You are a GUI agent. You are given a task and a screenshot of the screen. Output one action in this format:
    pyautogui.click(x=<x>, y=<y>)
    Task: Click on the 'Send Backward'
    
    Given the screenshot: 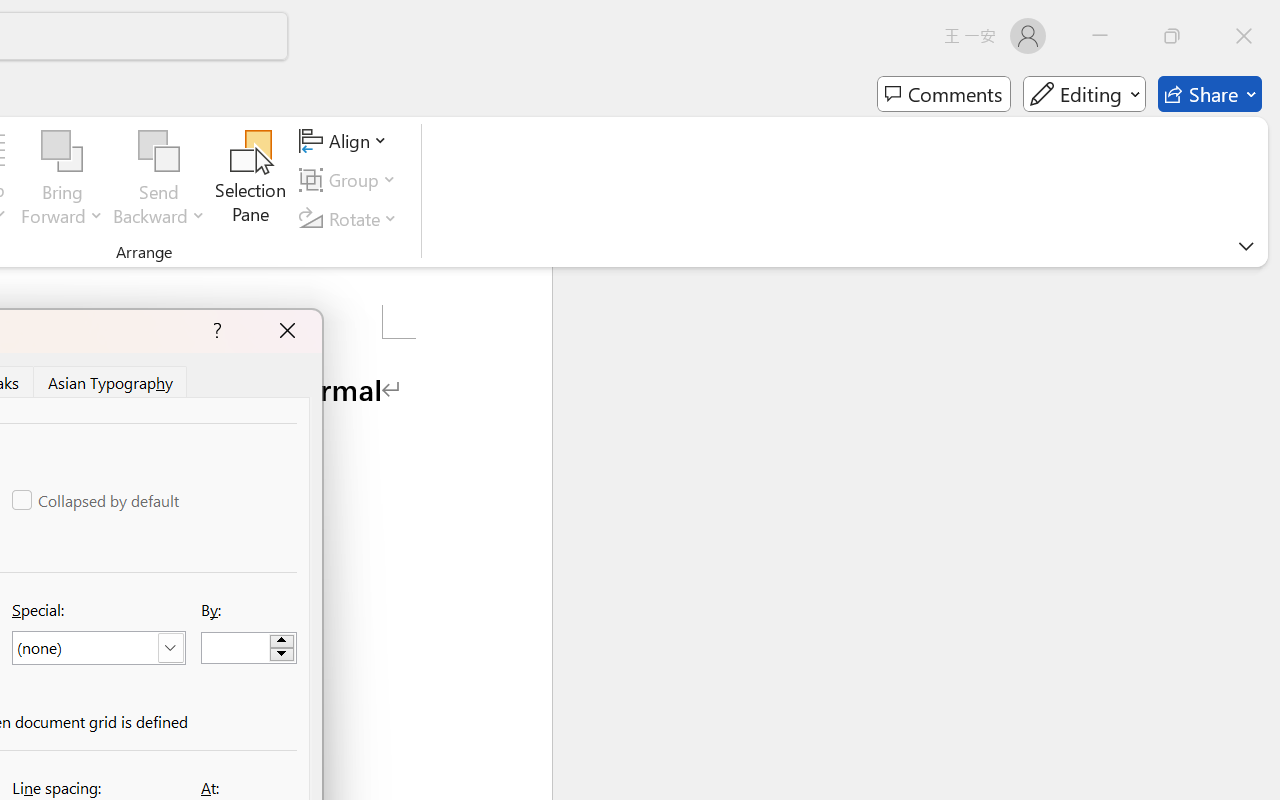 What is the action you would take?
    pyautogui.click(x=158, y=179)
    